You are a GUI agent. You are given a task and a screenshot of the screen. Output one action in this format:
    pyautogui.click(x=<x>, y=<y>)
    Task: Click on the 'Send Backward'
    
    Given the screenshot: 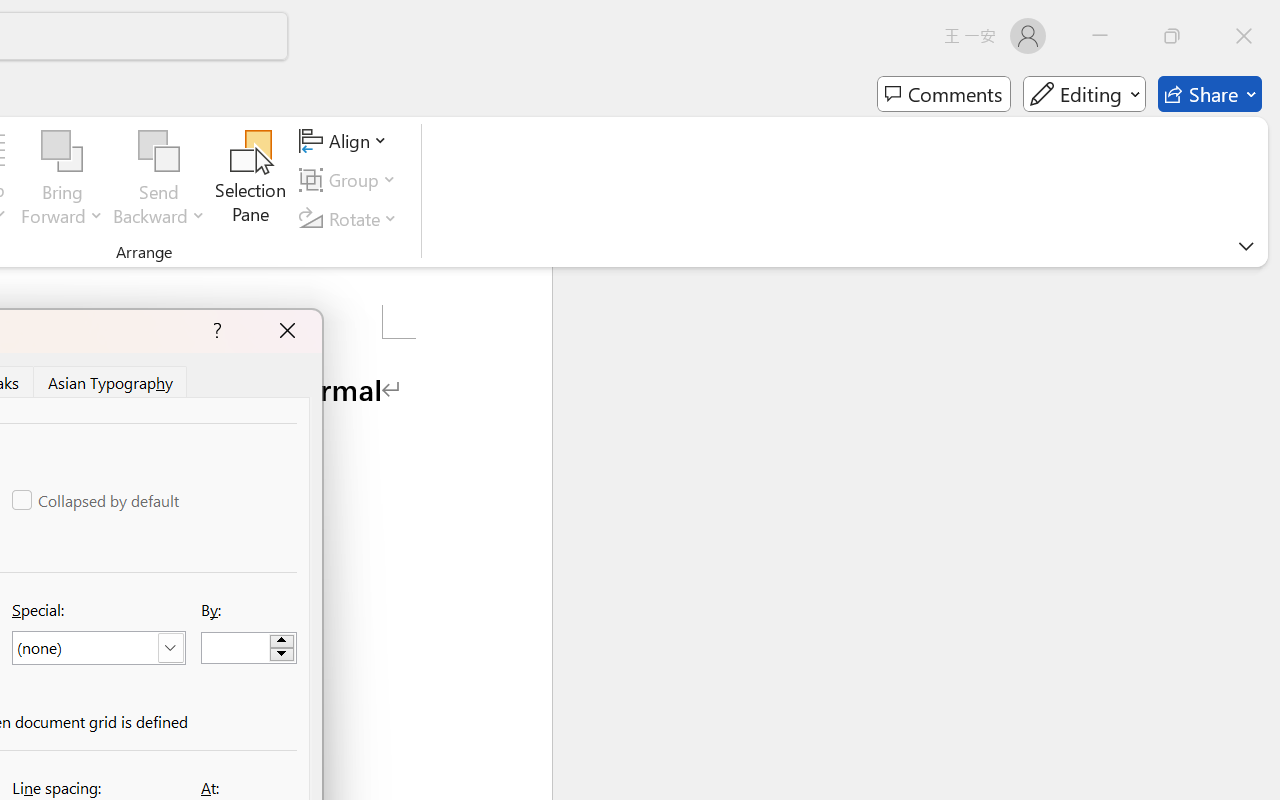 What is the action you would take?
    pyautogui.click(x=158, y=179)
    